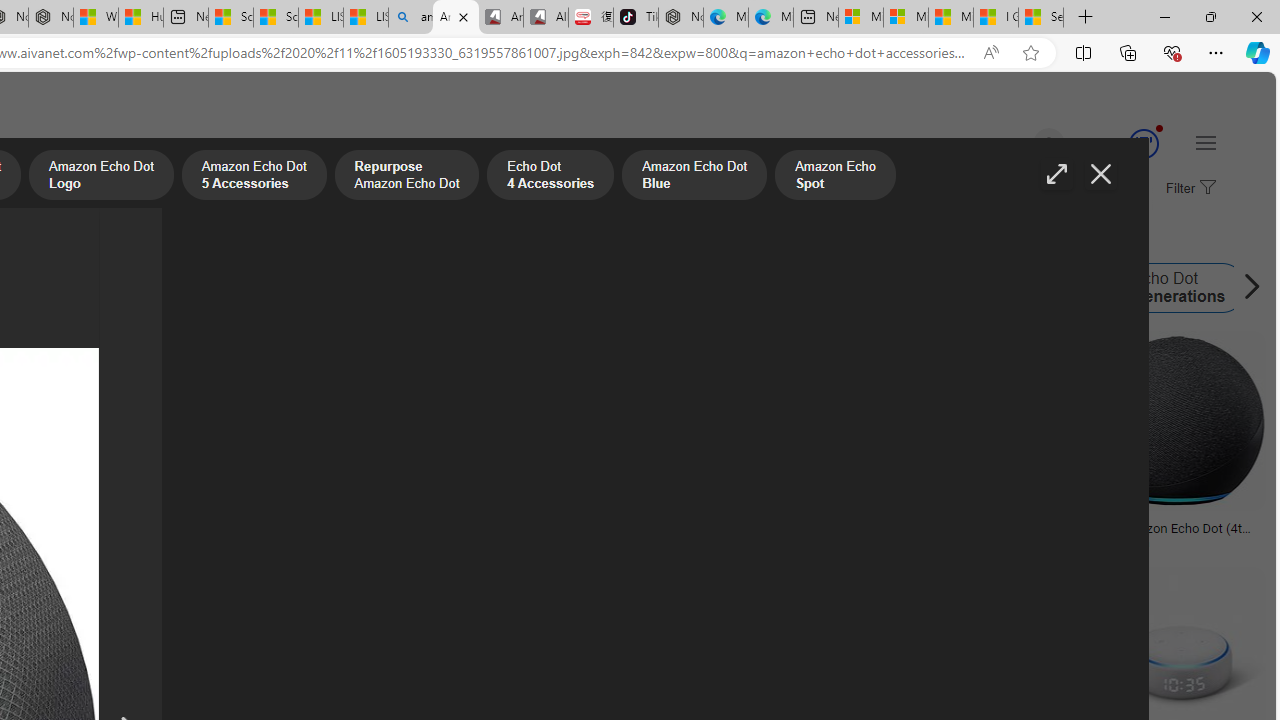  I want to click on 'Amazon Echo Dot 5 Accessories', so click(252, 176).